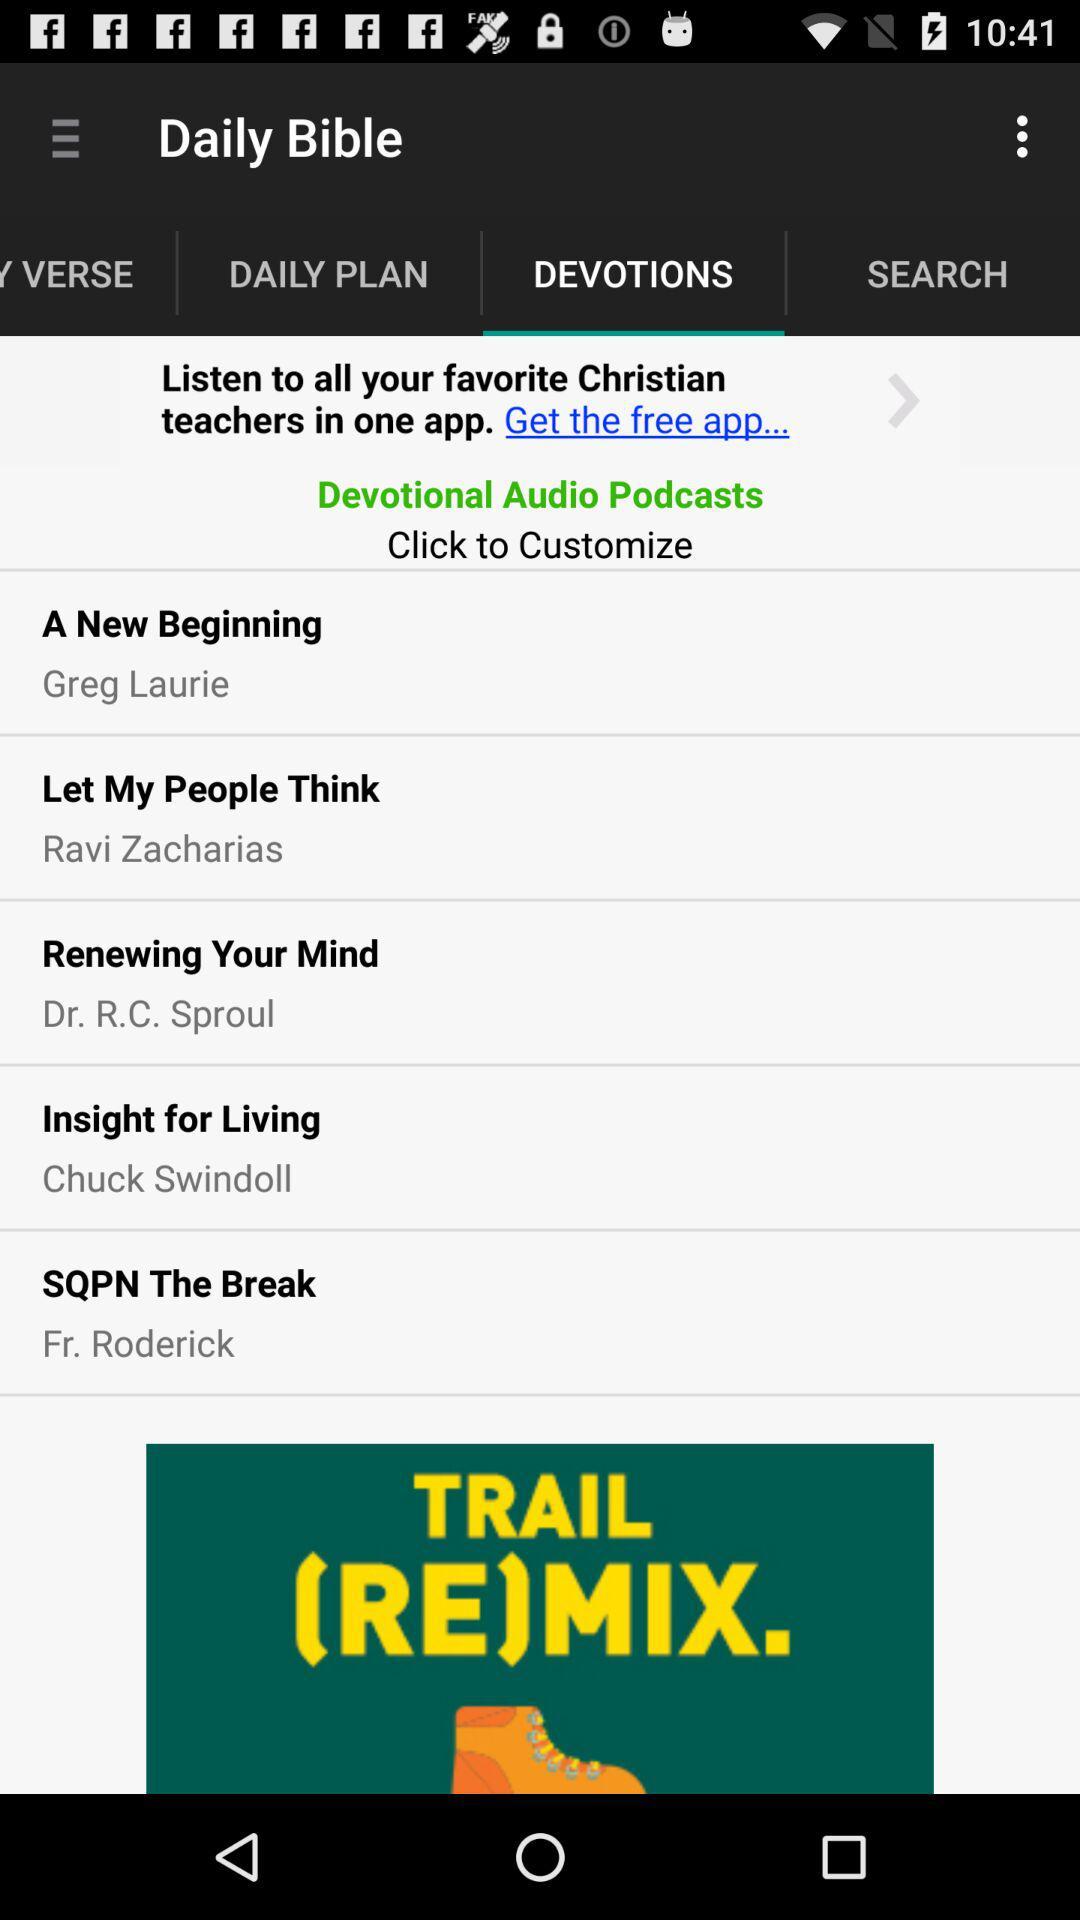 The height and width of the screenshot is (1920, 1080). I want to click on next, so click(540, 400).